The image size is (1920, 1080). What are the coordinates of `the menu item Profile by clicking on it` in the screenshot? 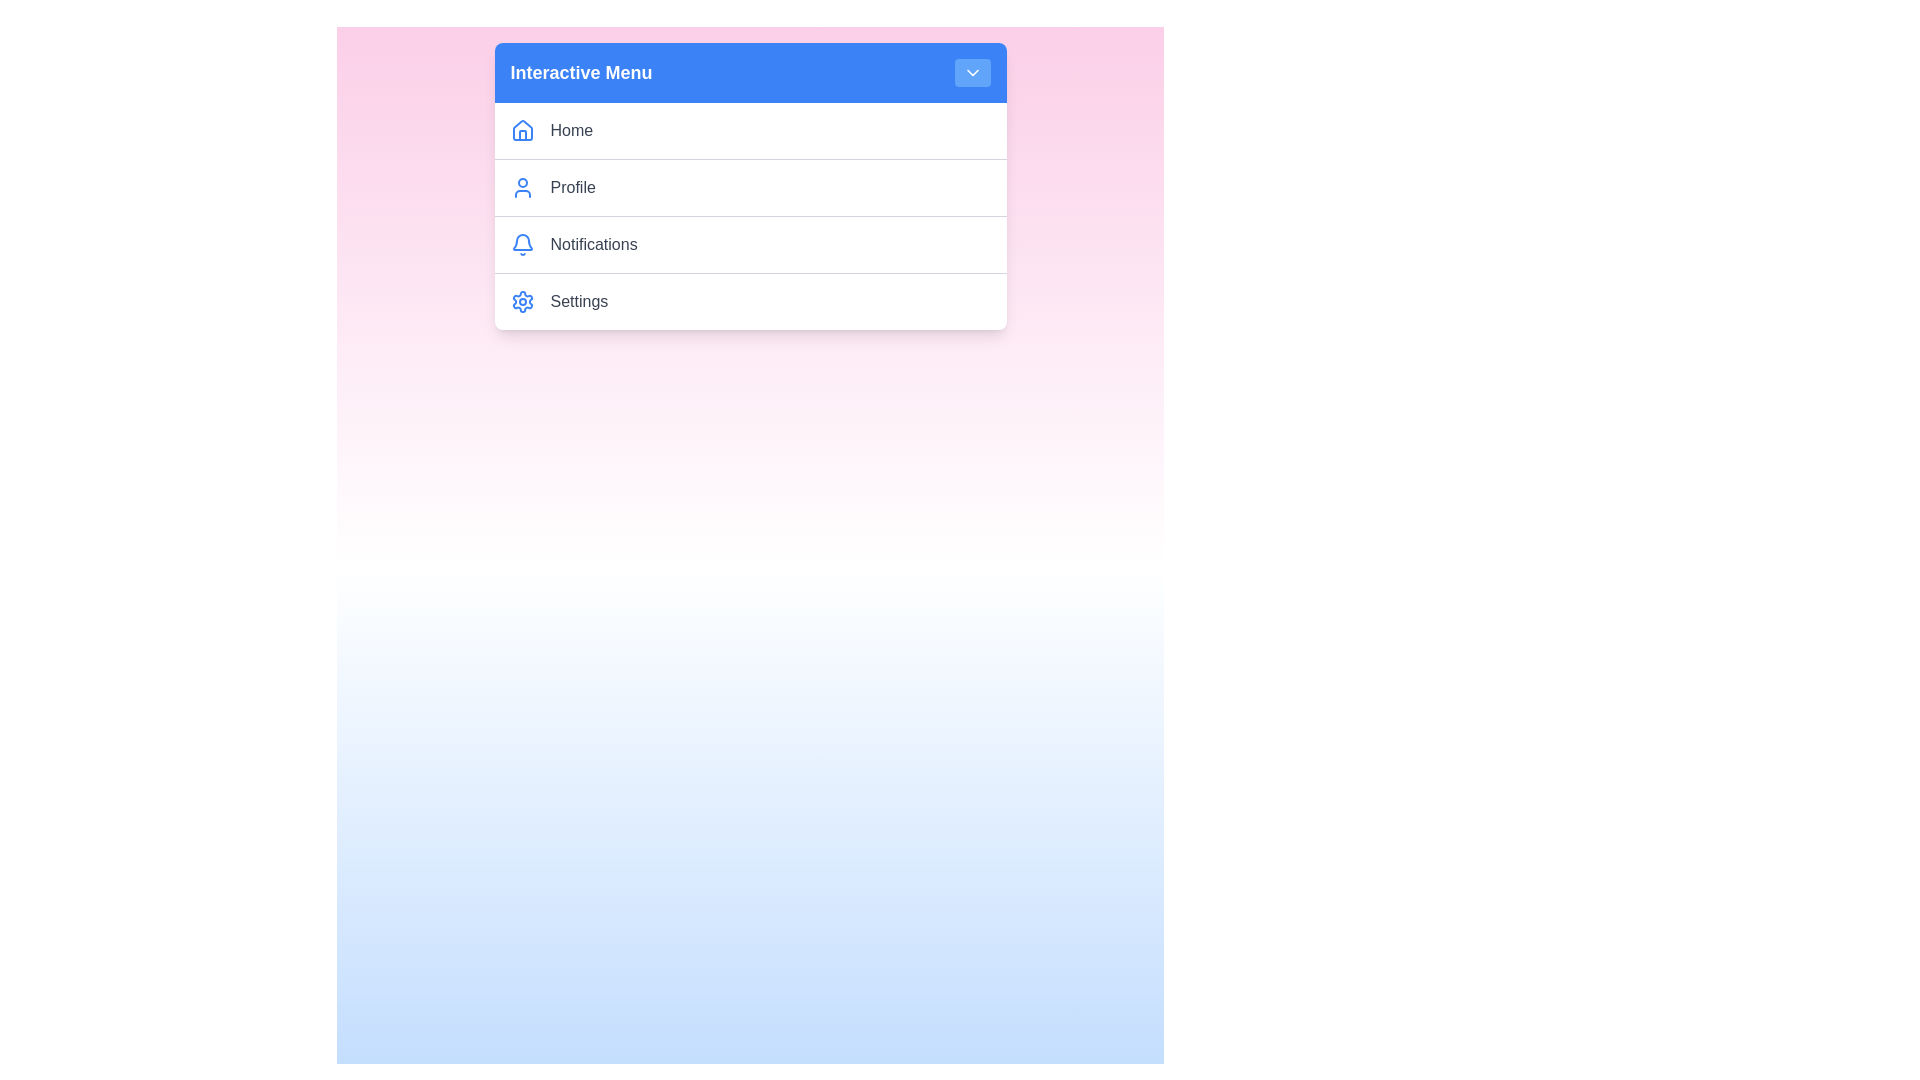 It's located at (769, 188).